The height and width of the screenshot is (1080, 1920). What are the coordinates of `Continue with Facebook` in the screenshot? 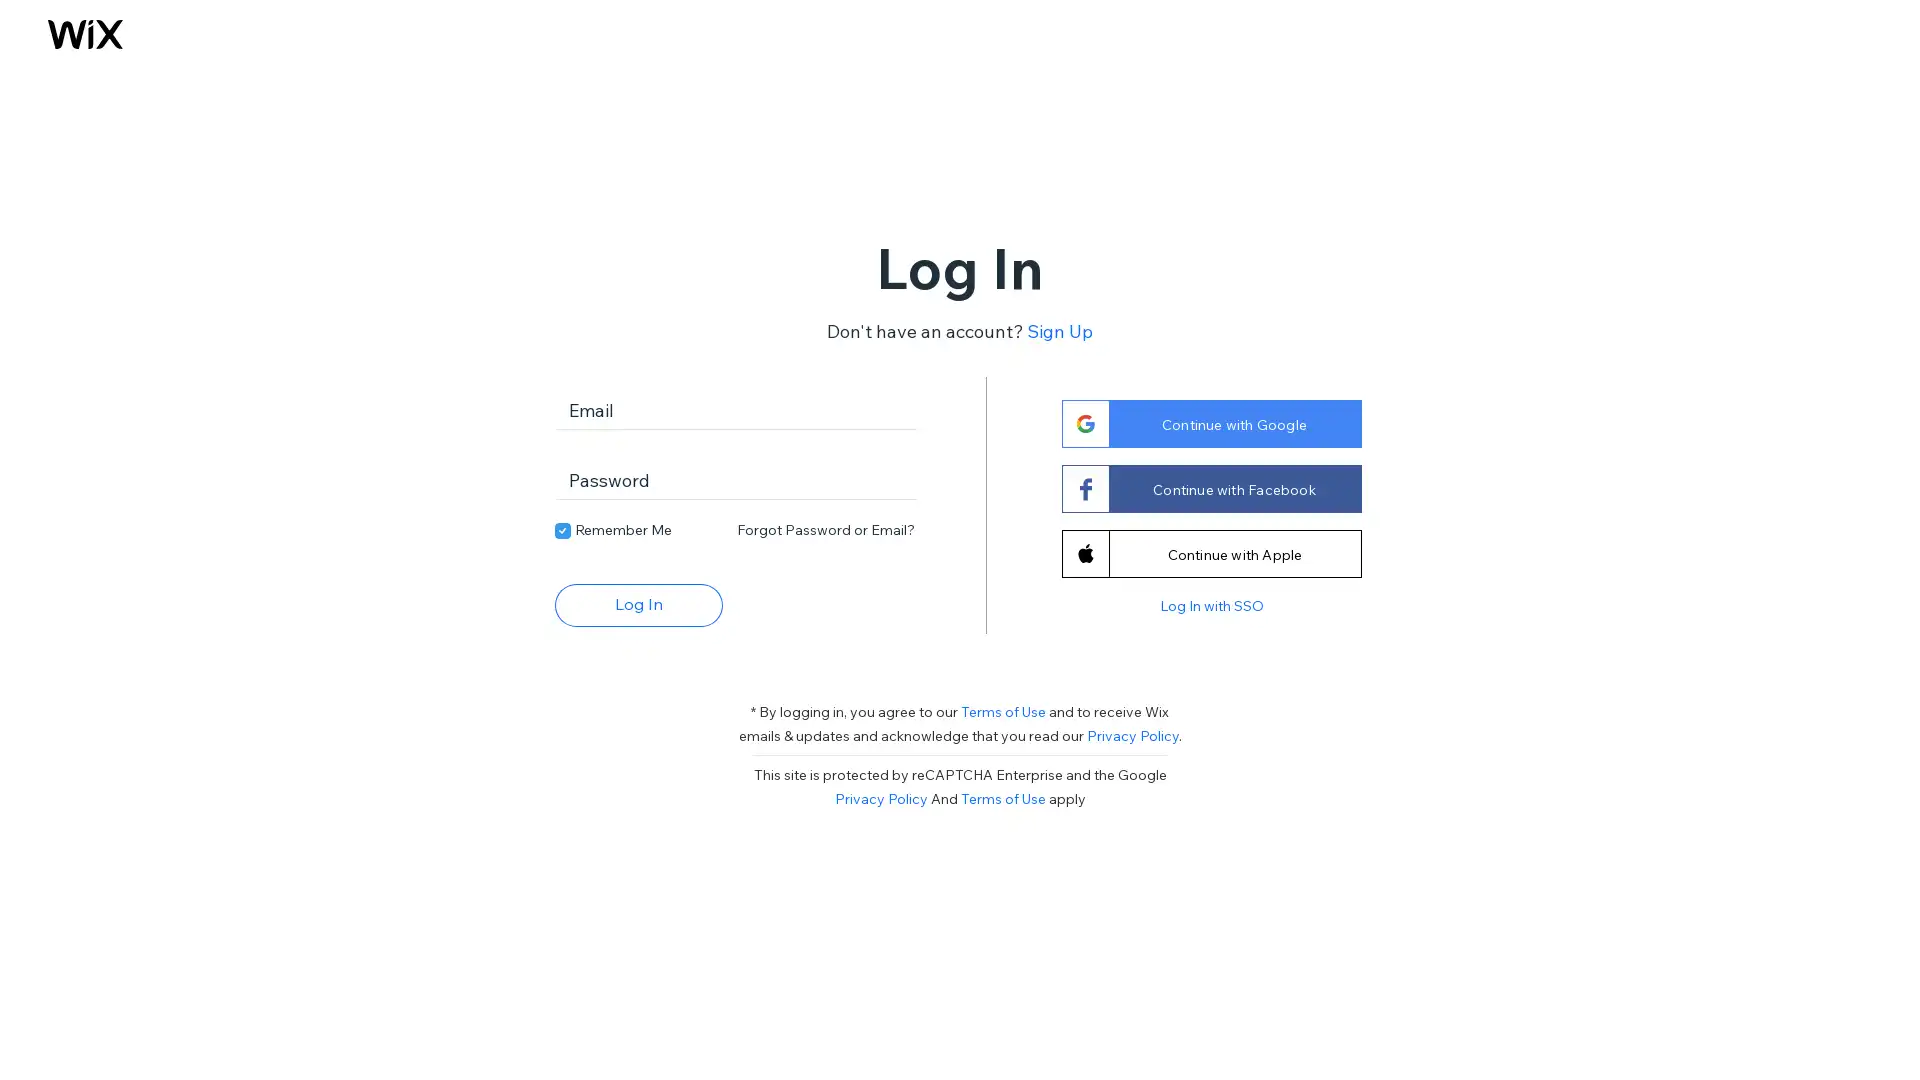 It's located at (1209, 488).